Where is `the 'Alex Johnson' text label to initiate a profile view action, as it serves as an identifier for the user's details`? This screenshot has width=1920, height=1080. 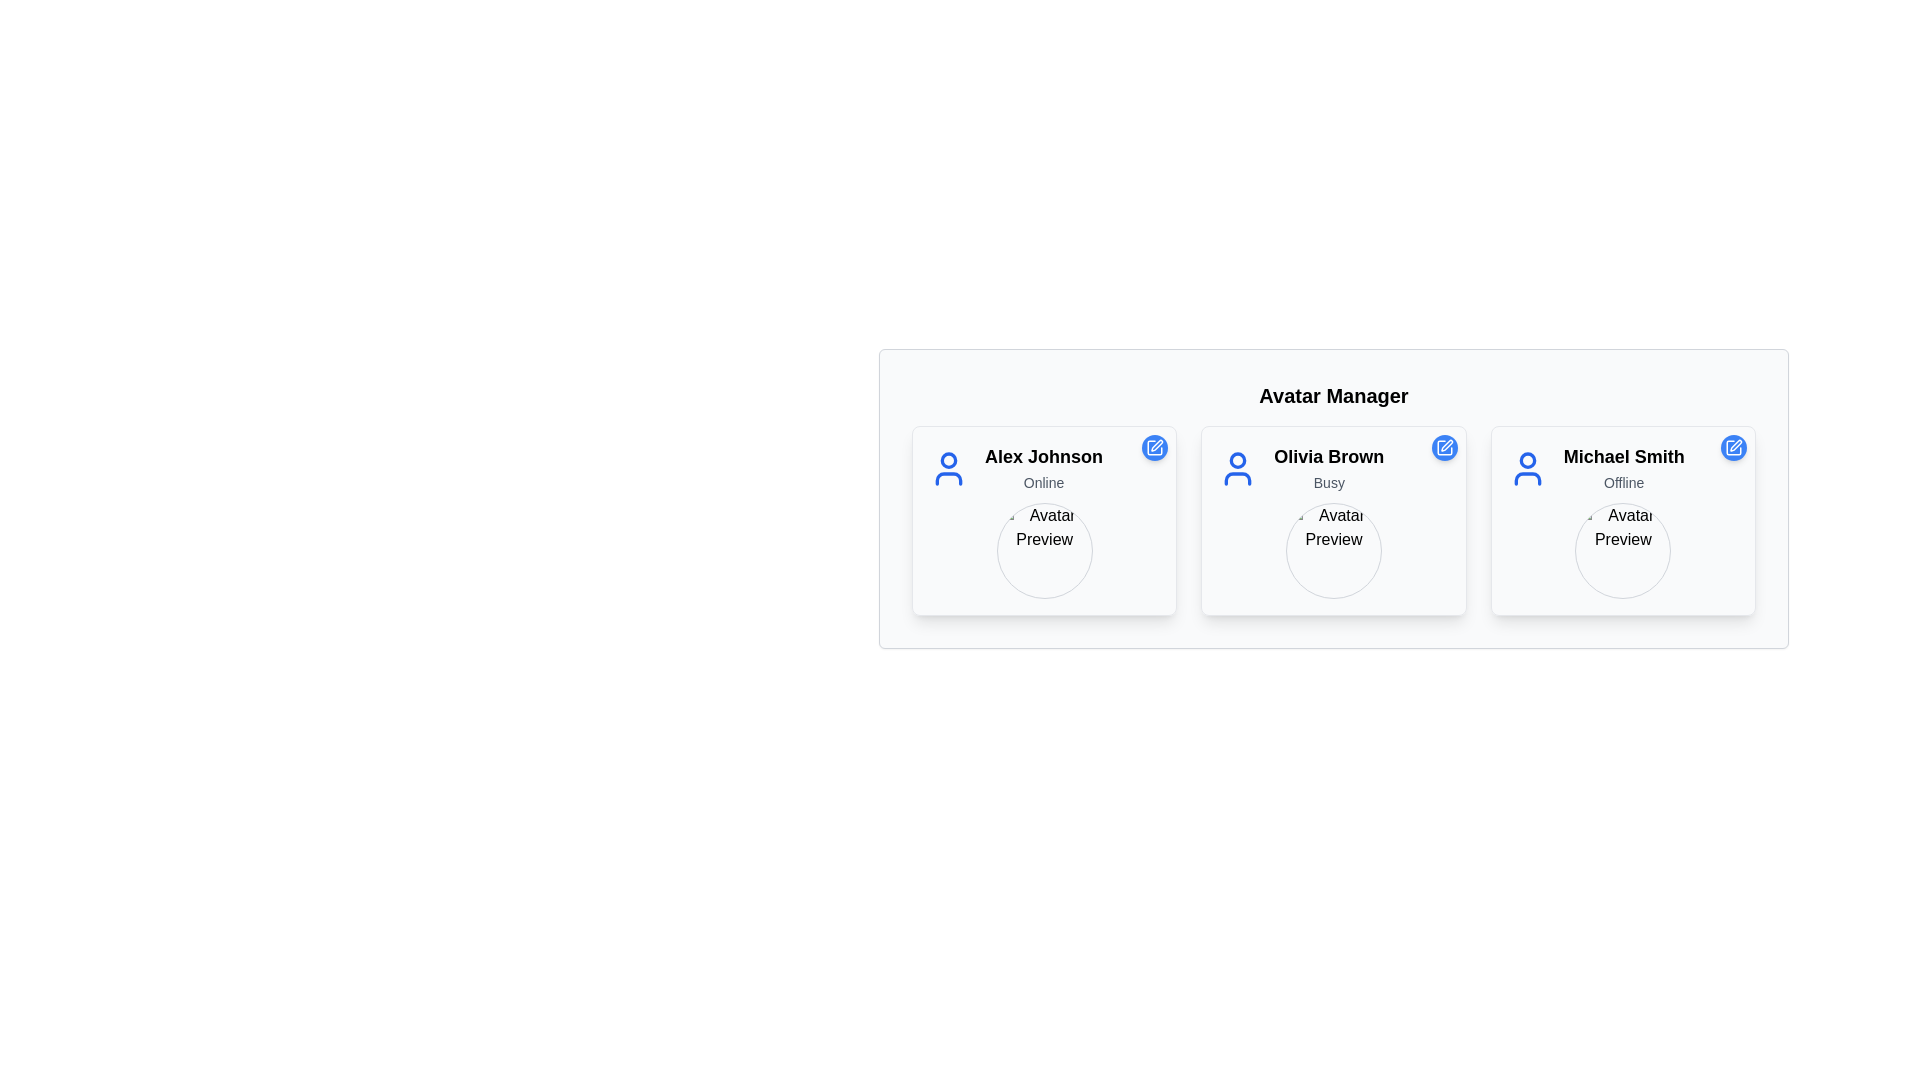 the 'Alex Johnson' text label to initiate a profile view action, as it serves as an identifier for the user's details is located at coordinates (1043, 456).